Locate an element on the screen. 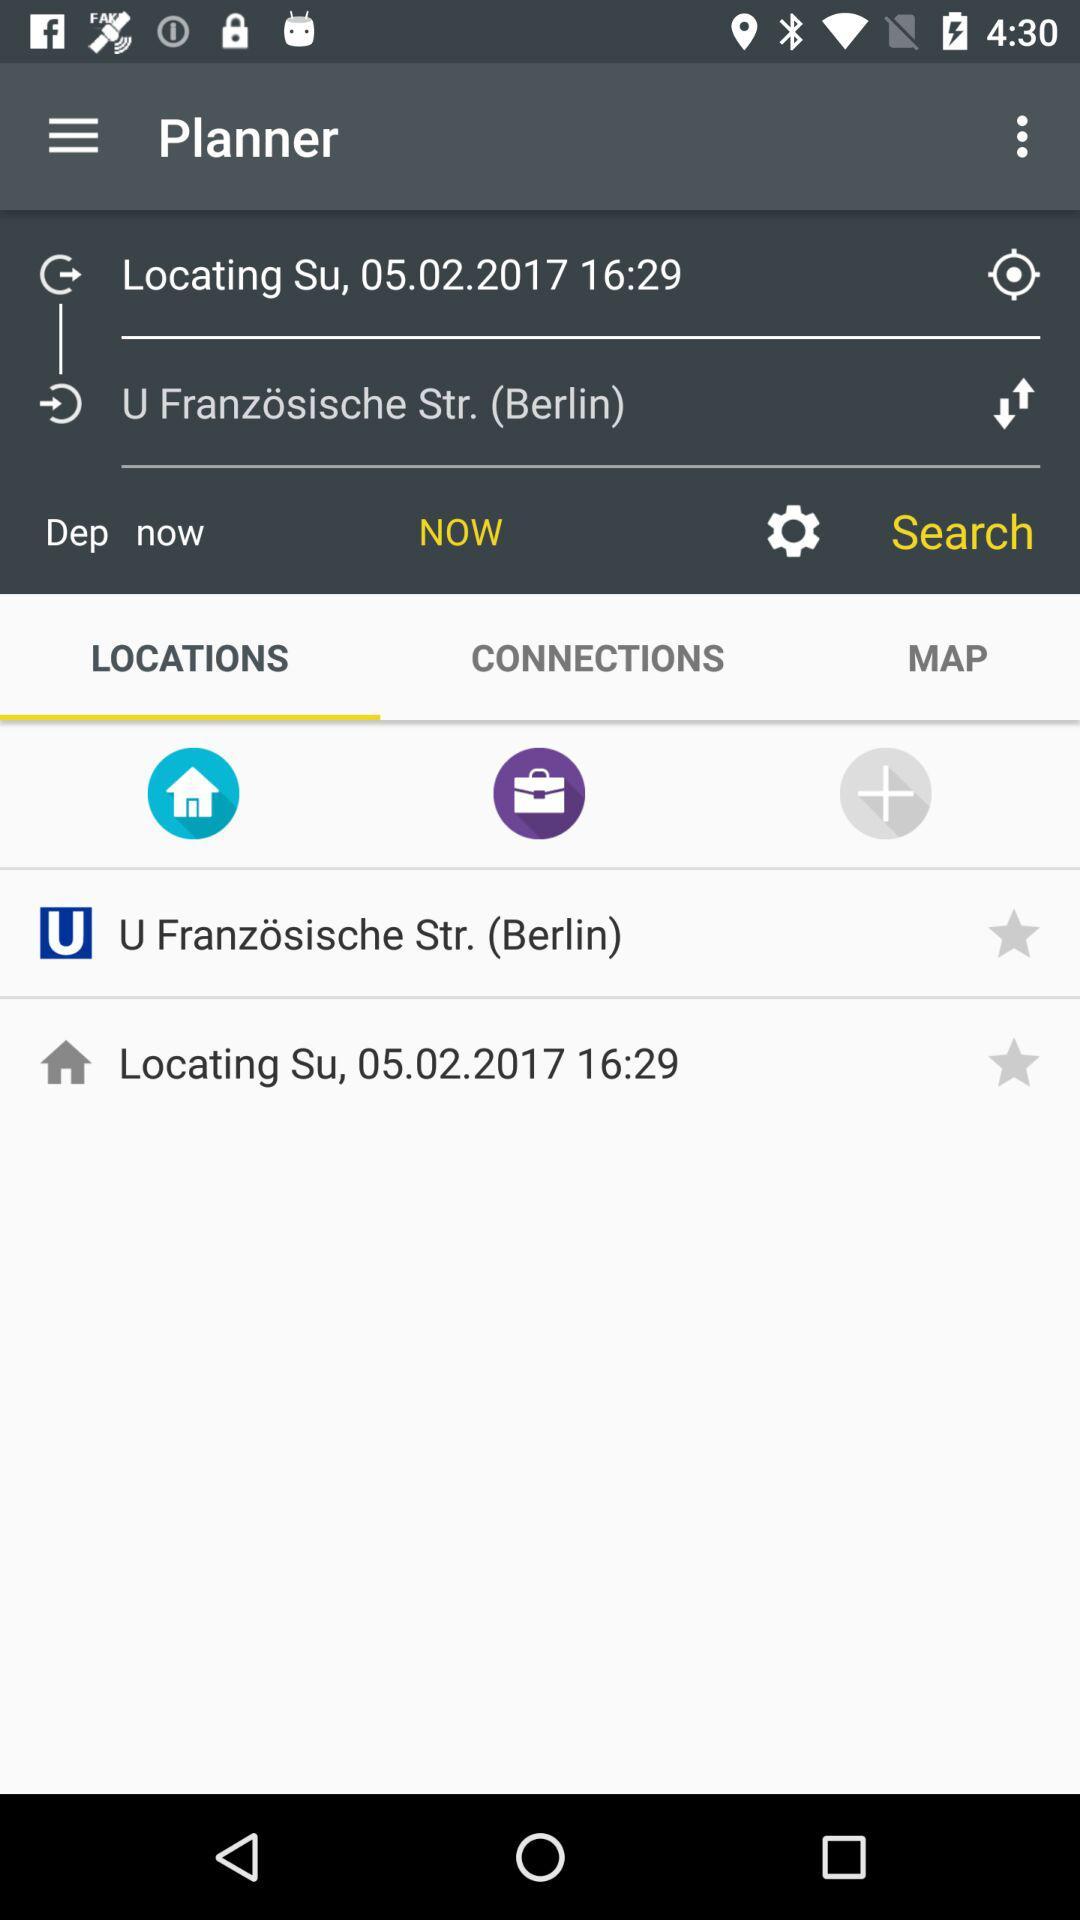  the option beside berlin is located at coordinates (1014, 402).